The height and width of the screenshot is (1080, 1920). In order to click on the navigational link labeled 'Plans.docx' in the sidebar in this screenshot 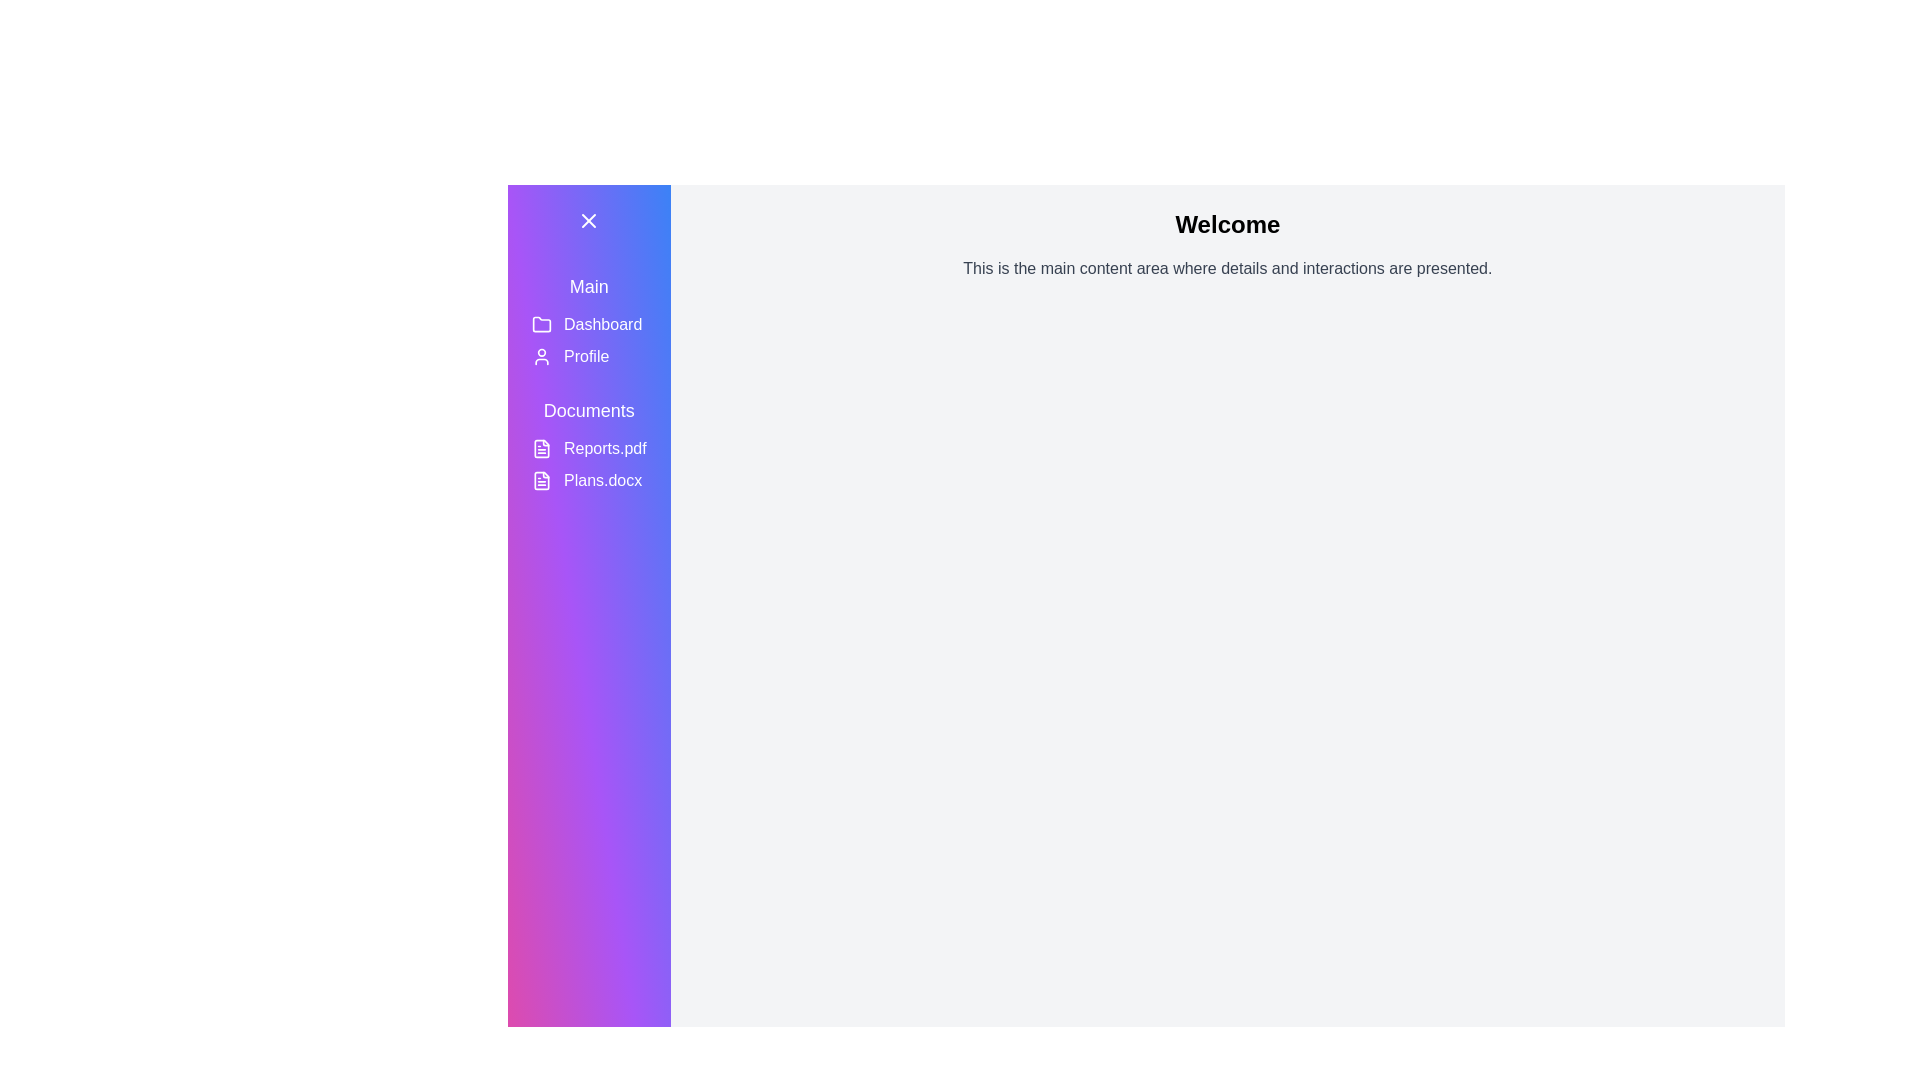, I will do `click(602, 481)`.